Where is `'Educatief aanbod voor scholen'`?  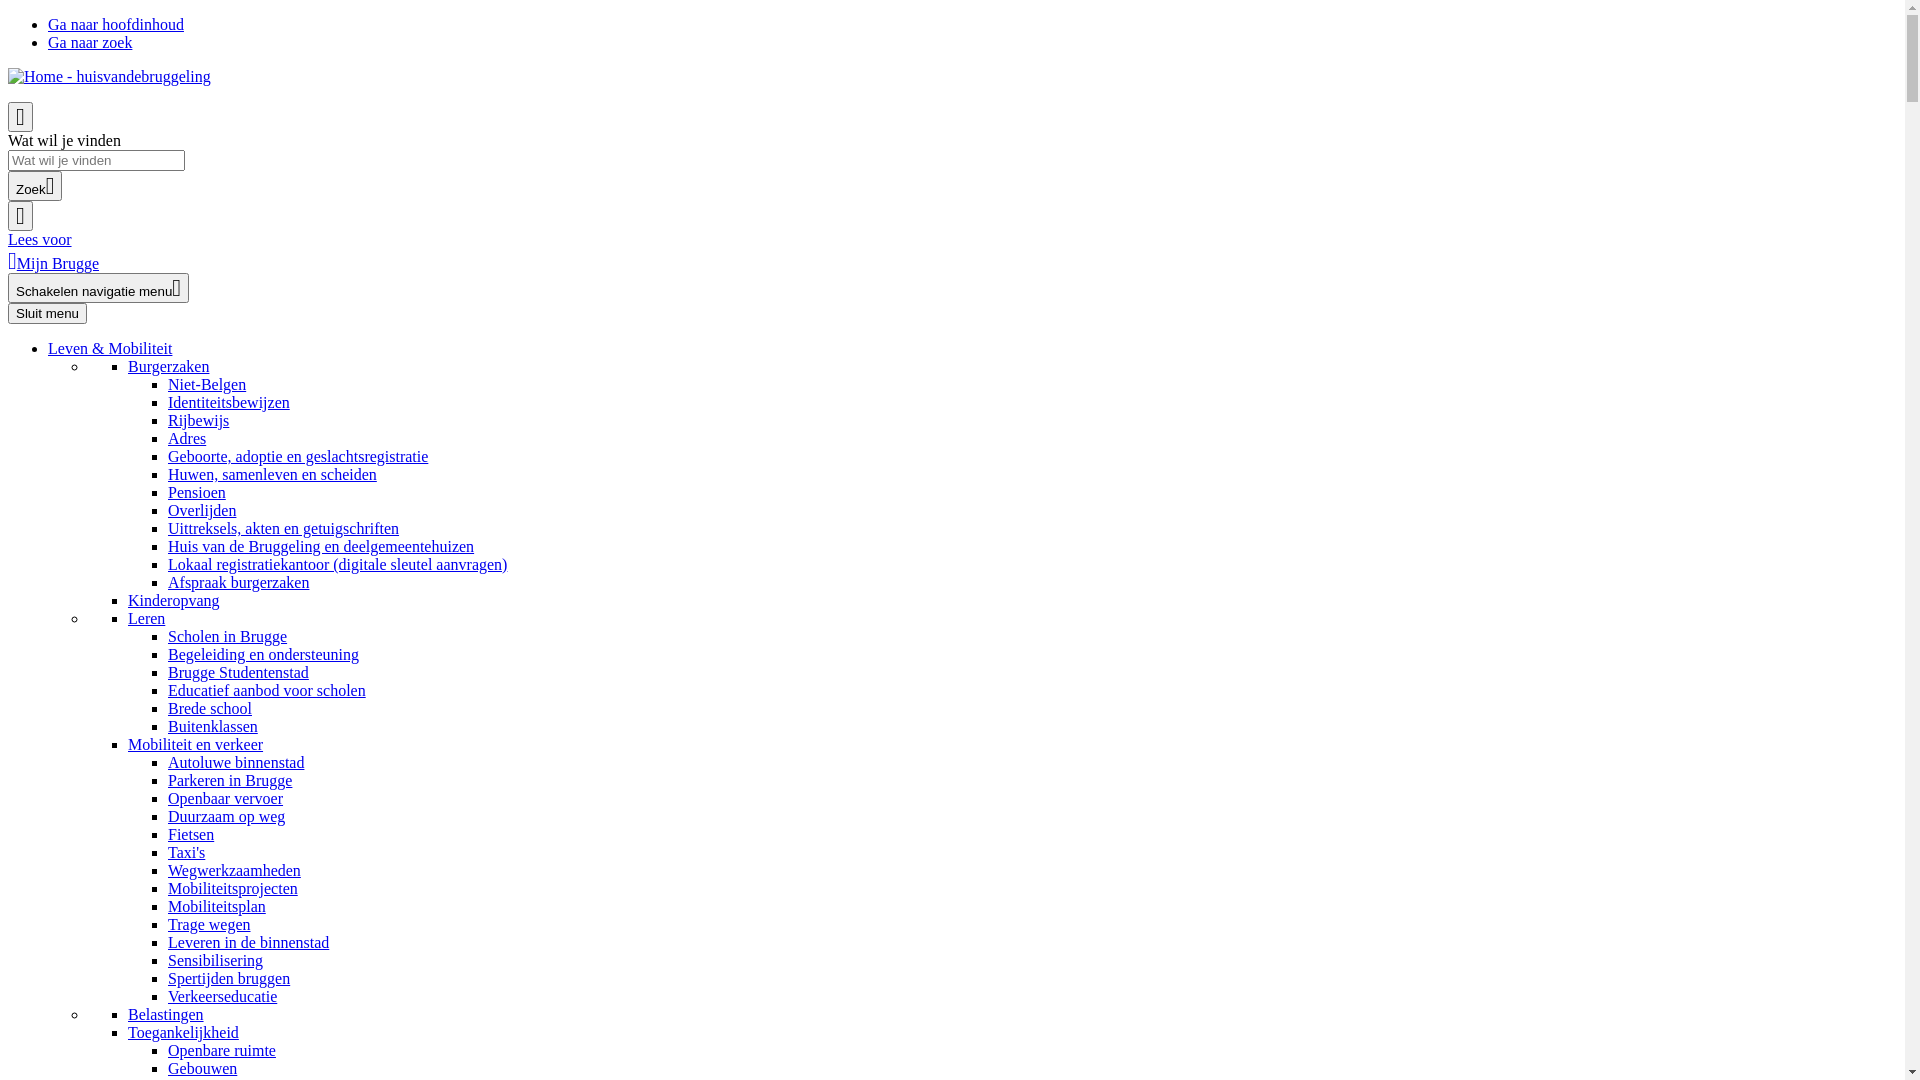 'Educatief aanbod voor scholen' is located at coordinates (266, 689).